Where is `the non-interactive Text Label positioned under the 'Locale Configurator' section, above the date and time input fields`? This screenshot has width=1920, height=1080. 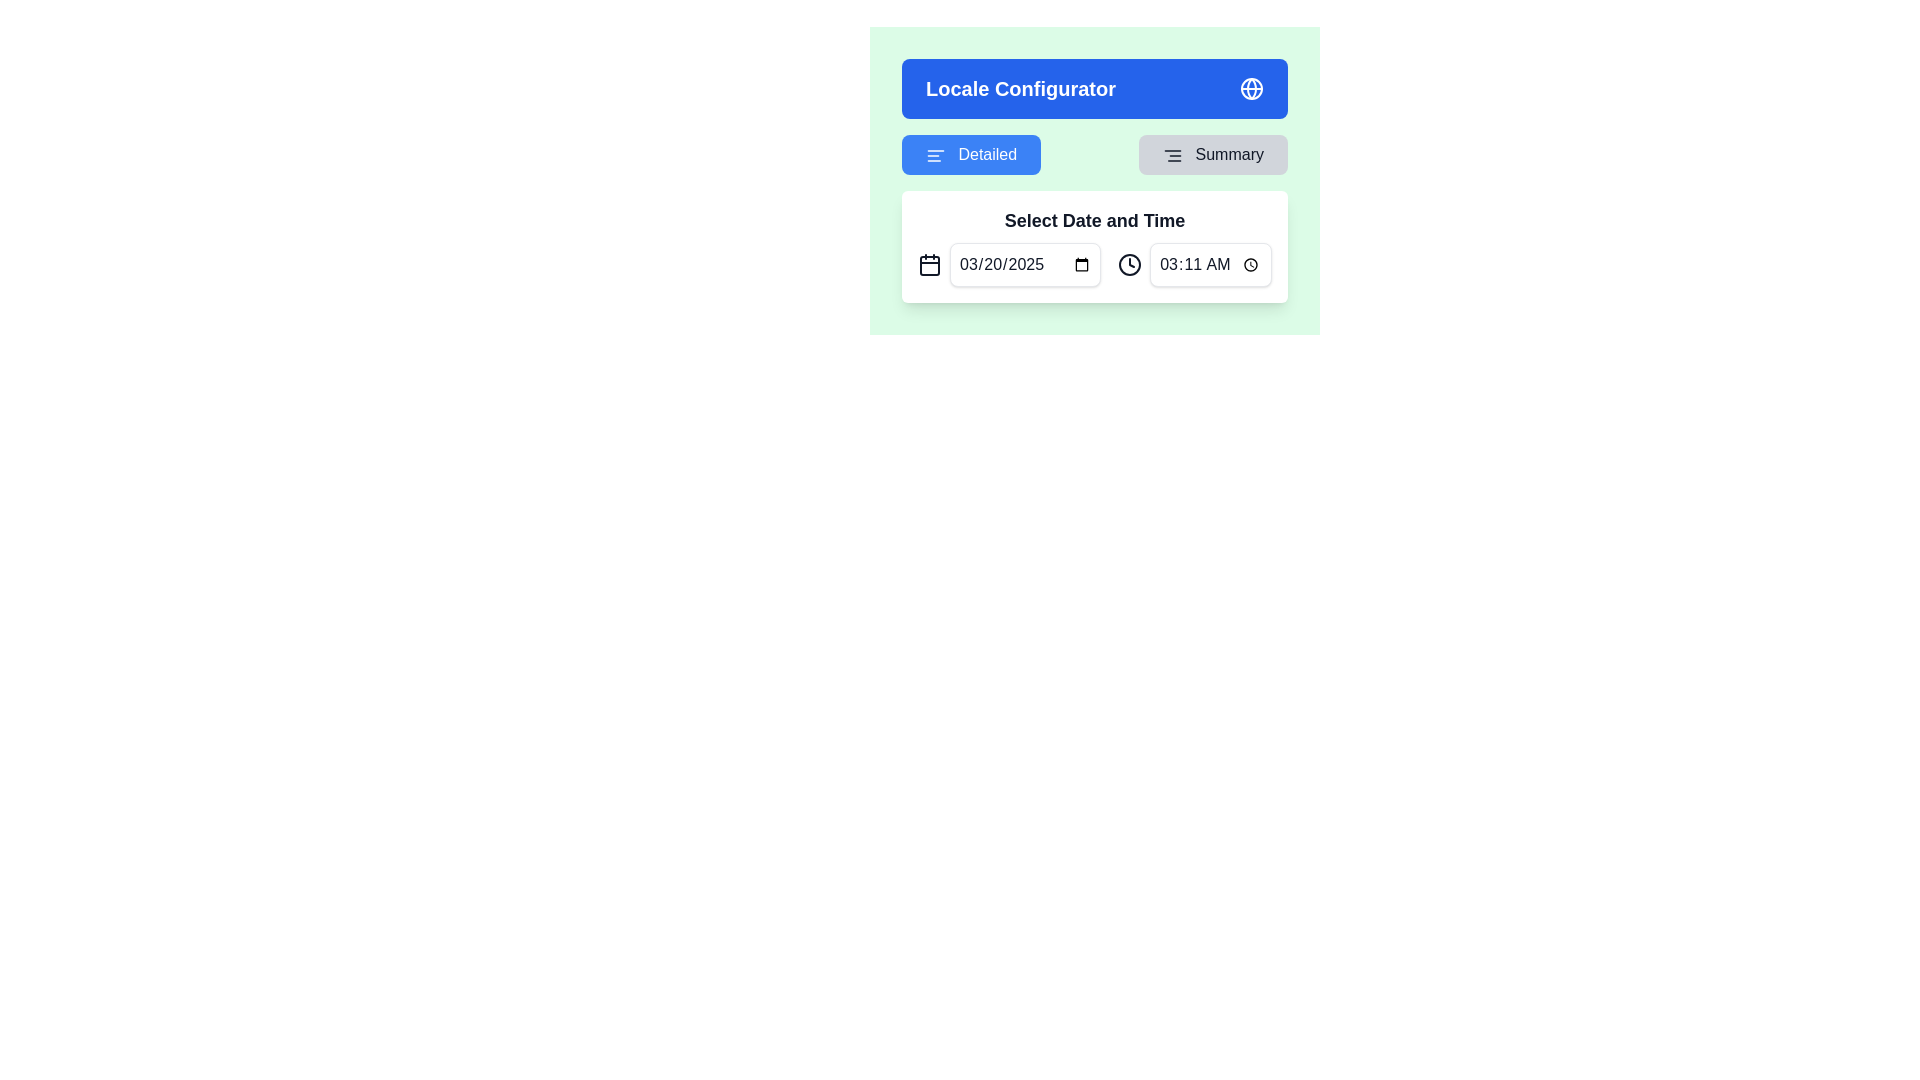
the non-interactive Text Label positioned under the 'Locale Configurator' section, above the date and time input fields is located at coordinates (1093, 220).